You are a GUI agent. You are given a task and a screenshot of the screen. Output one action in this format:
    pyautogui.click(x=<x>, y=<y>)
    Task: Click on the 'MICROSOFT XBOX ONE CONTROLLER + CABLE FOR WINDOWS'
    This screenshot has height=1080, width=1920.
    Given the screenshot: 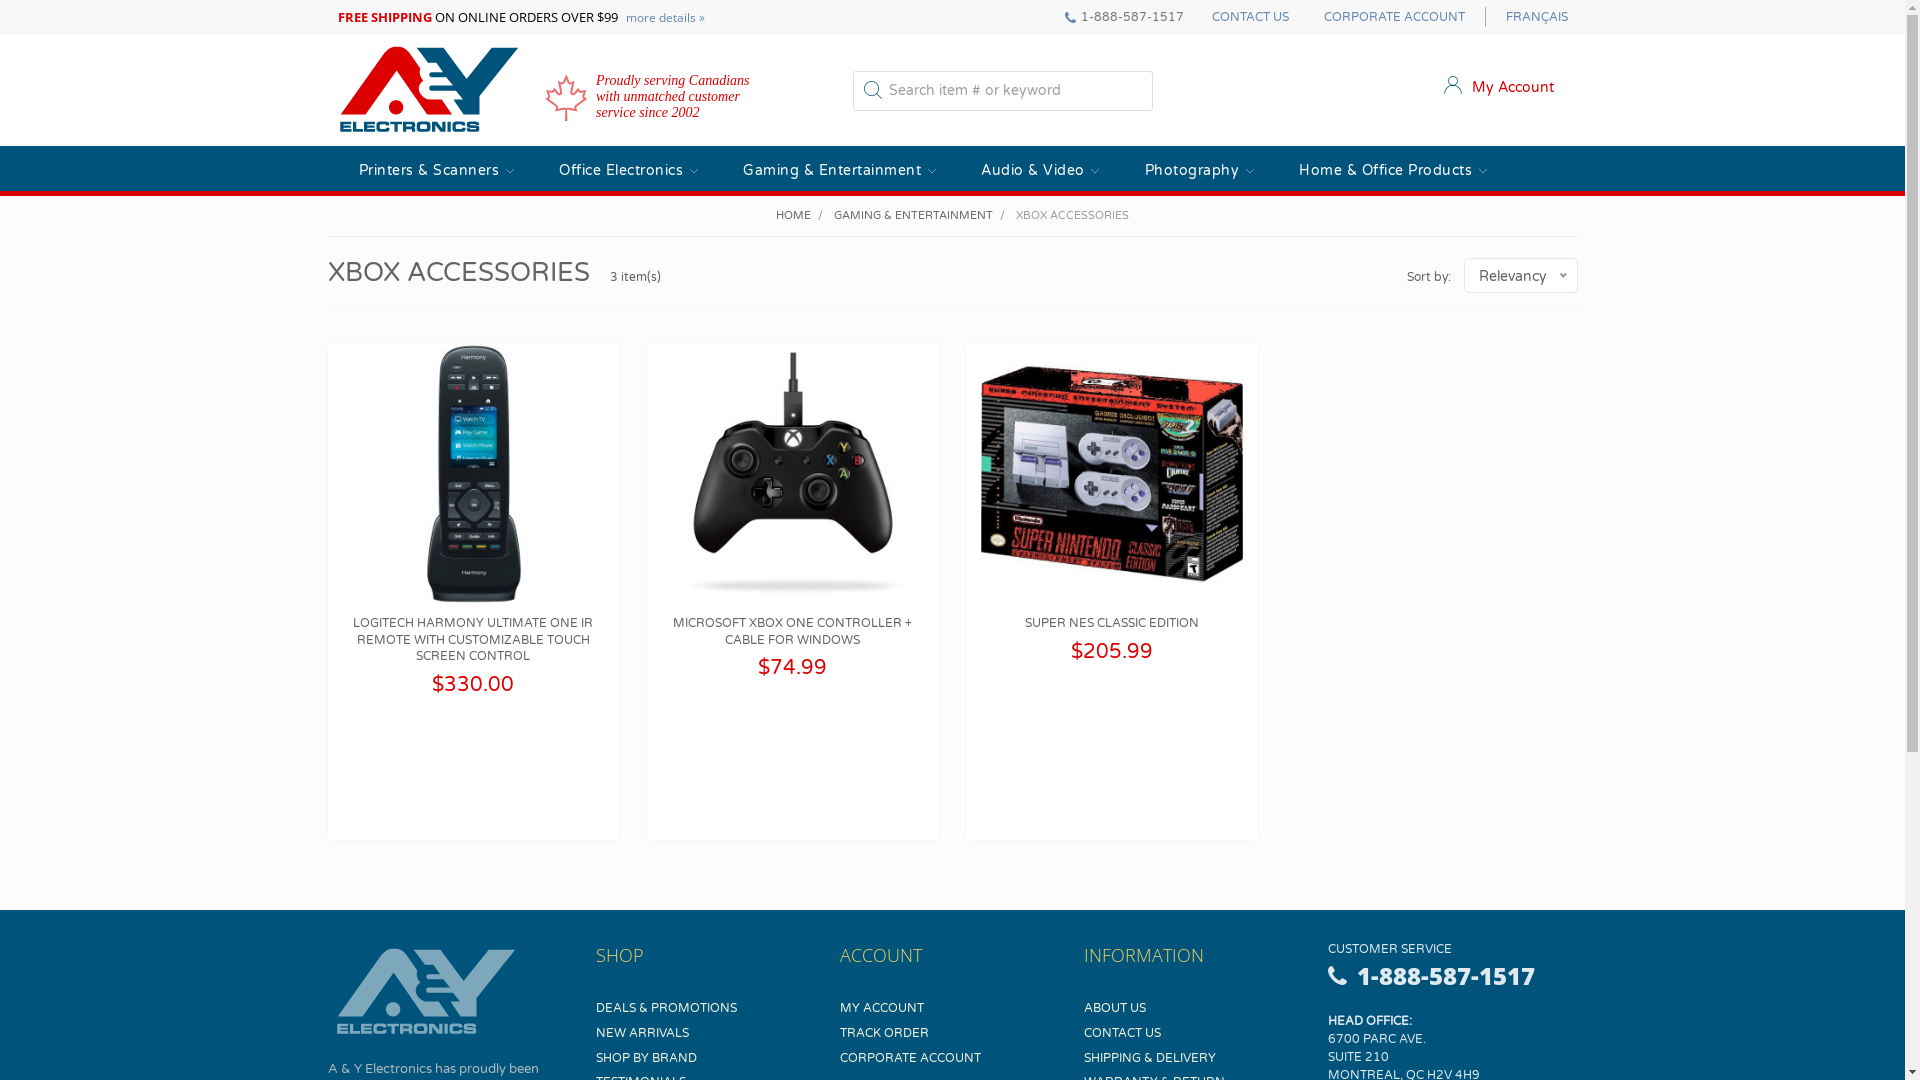 What is the action you would take?
    pyautogui.click(x=791, y=631)
    